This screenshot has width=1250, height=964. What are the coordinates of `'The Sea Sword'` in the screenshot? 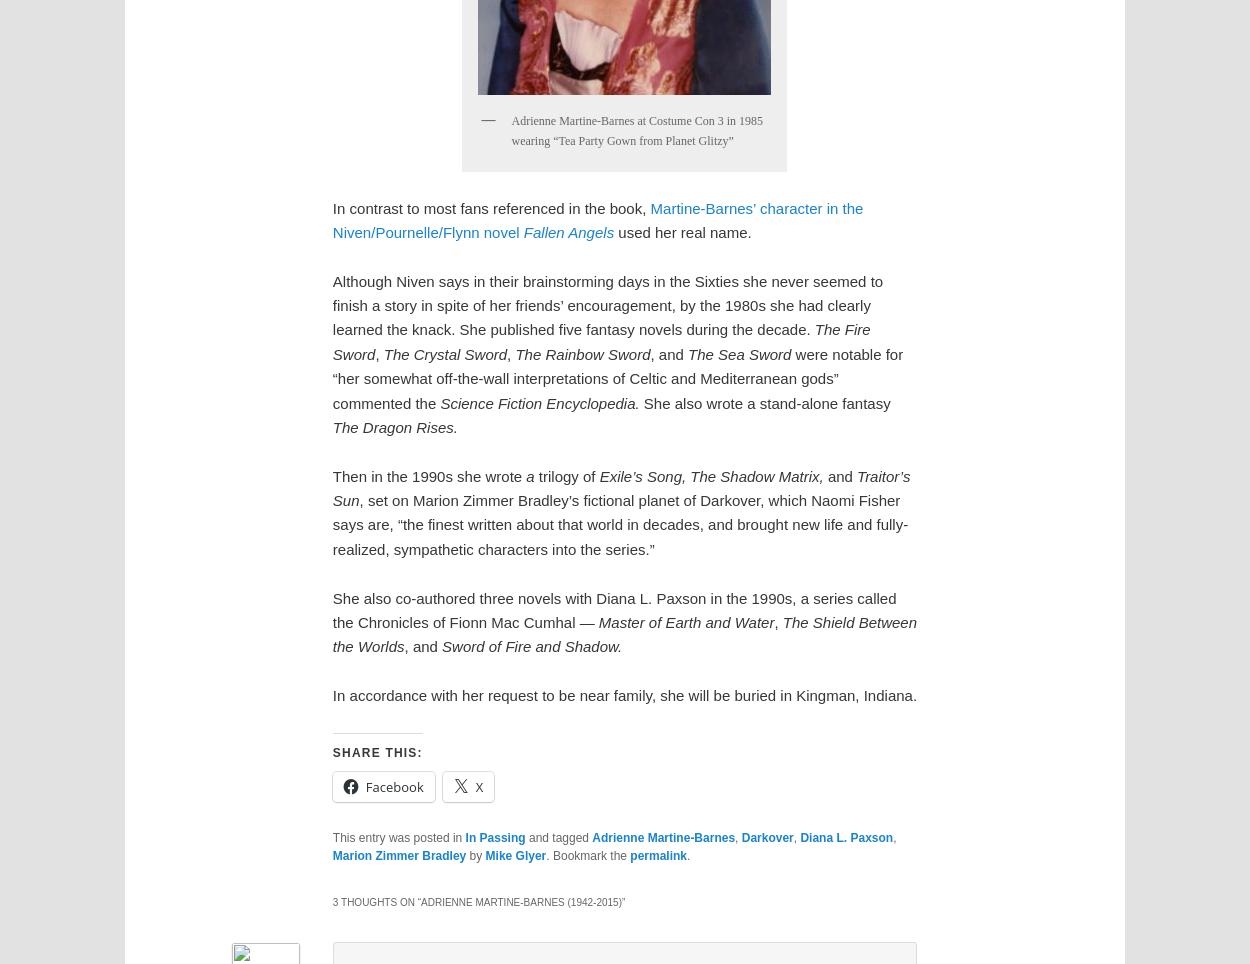 It's located at (688, 352).